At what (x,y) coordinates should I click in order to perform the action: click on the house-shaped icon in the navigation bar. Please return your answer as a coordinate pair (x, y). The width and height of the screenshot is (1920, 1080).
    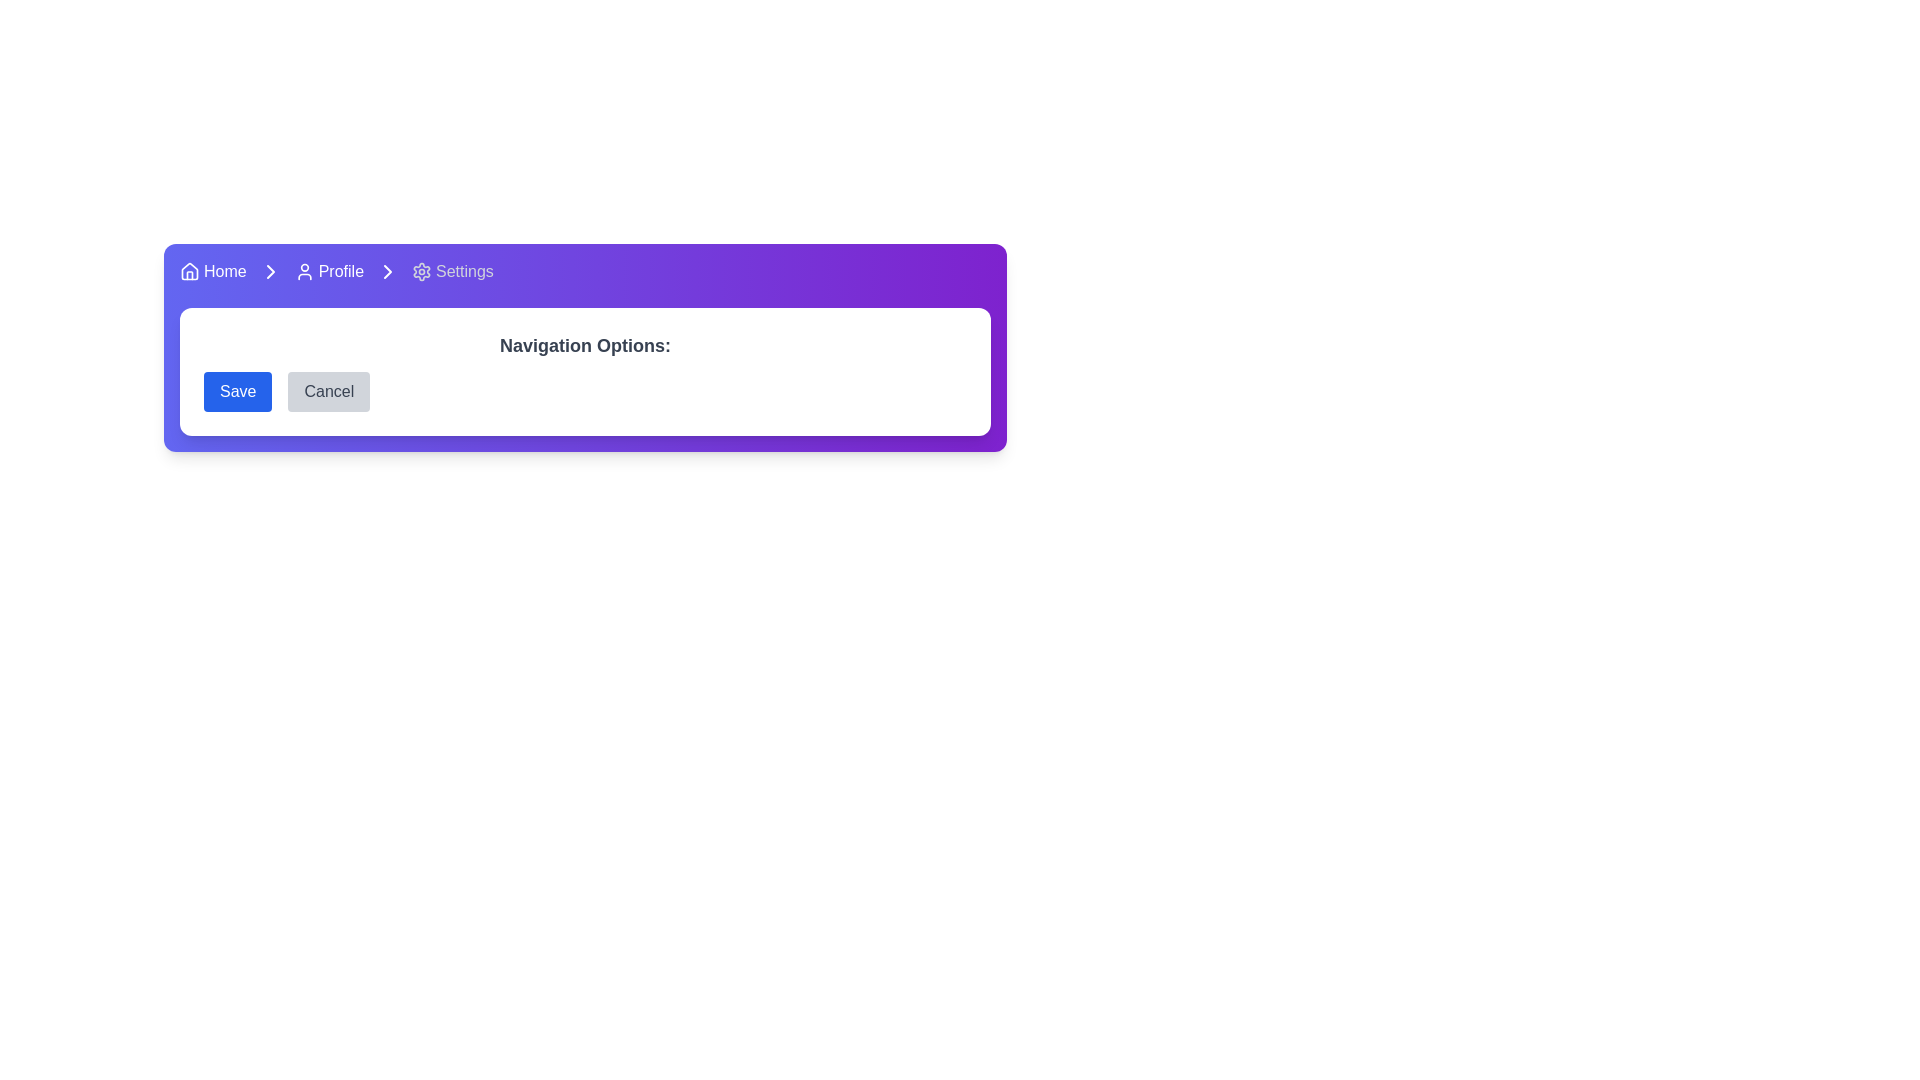
    Looking at the image, I should click on (190, 270).